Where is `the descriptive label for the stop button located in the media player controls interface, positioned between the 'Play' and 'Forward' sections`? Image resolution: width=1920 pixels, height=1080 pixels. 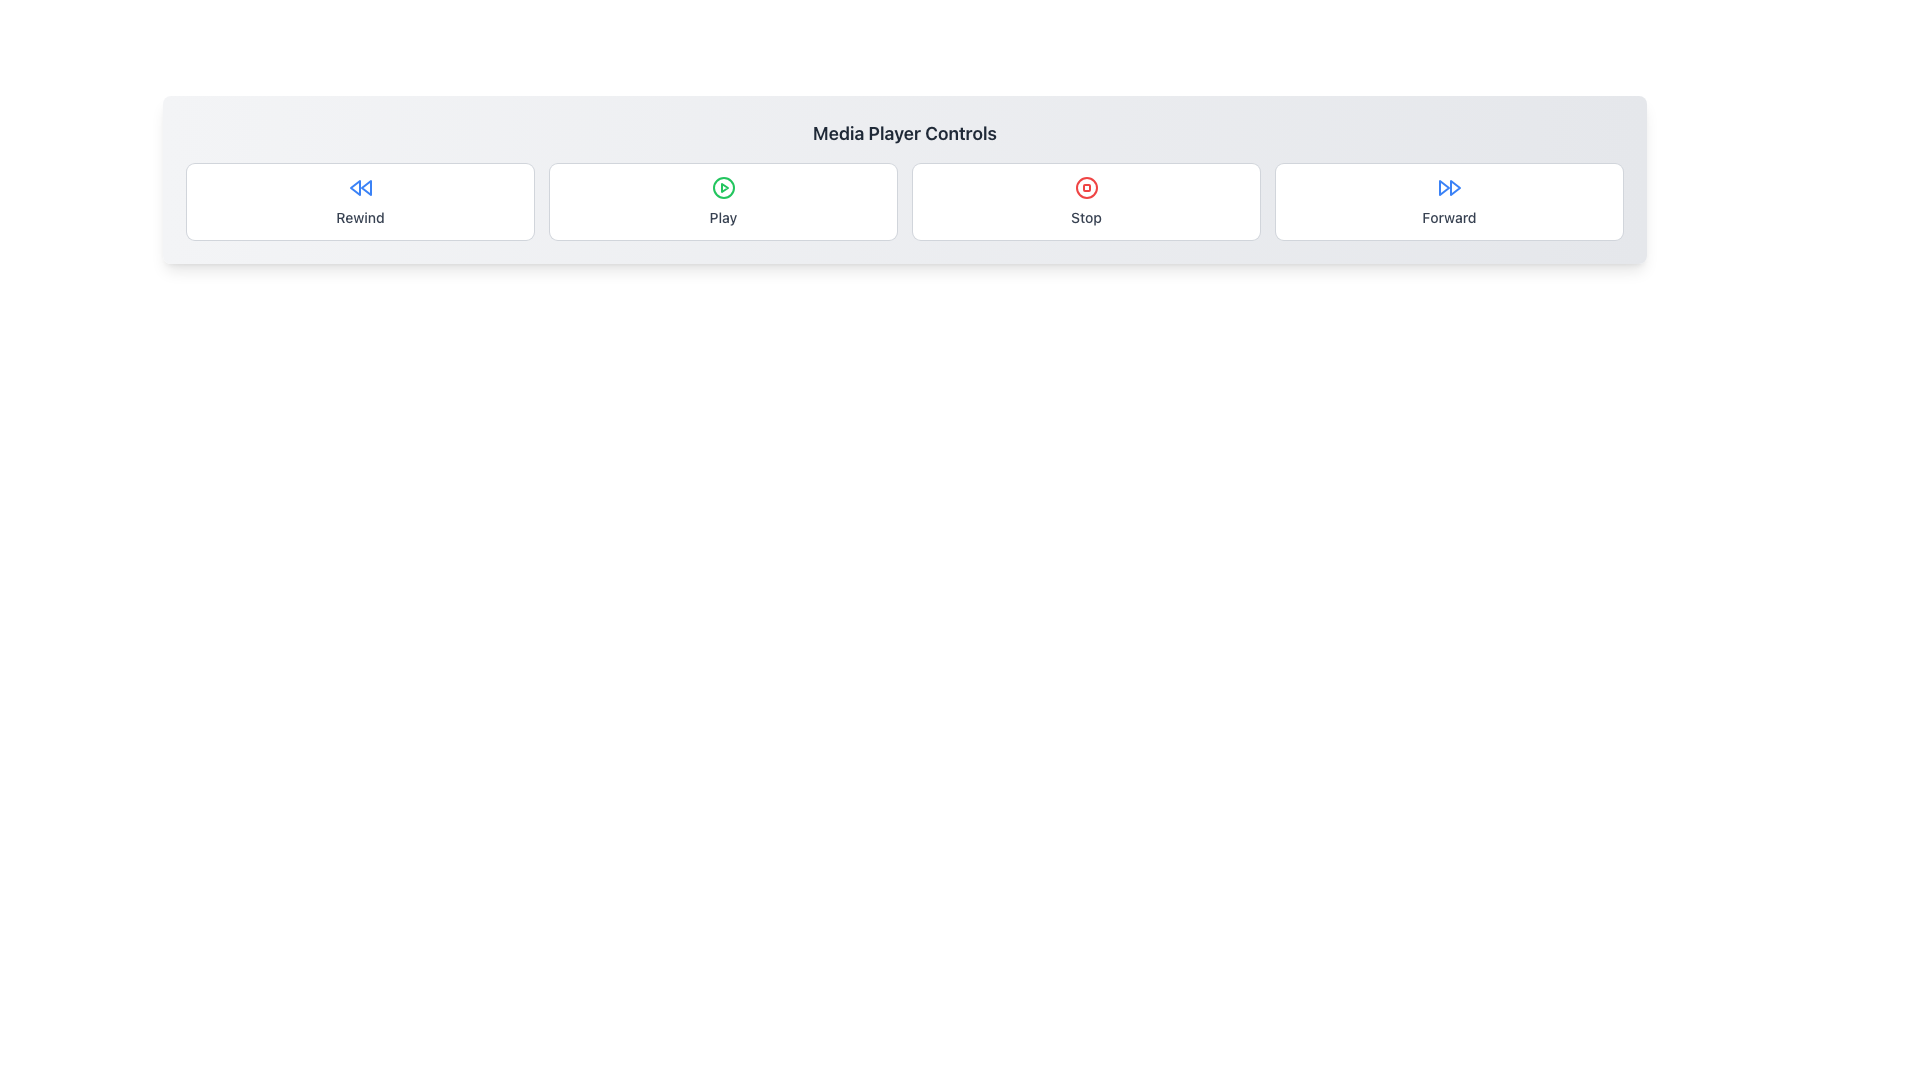
the descriptive label for the stop button located in the media player controls interface, positioned between the 'Play' and 'Forward' sections is located at coordinates (1085, 218).